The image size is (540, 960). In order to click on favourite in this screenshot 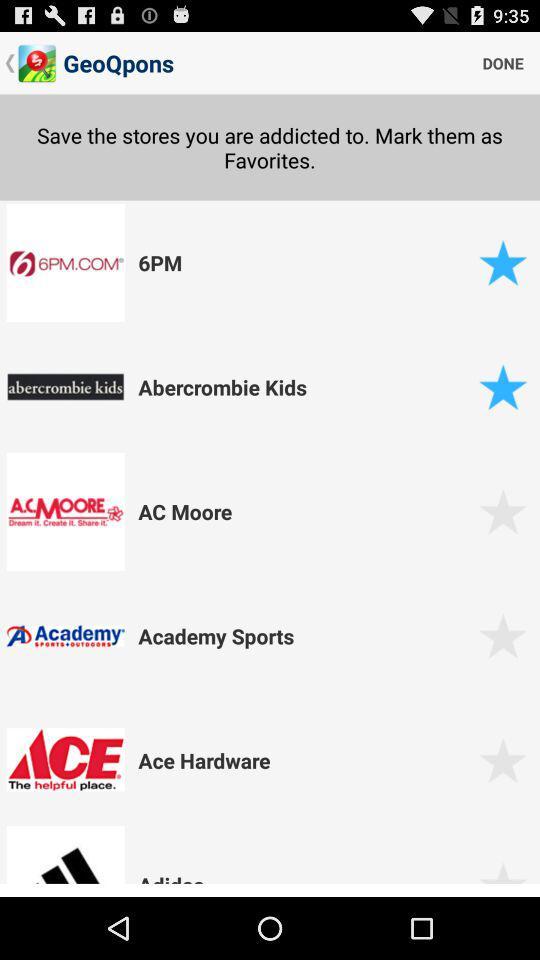, I will do `click(502, 386)`.